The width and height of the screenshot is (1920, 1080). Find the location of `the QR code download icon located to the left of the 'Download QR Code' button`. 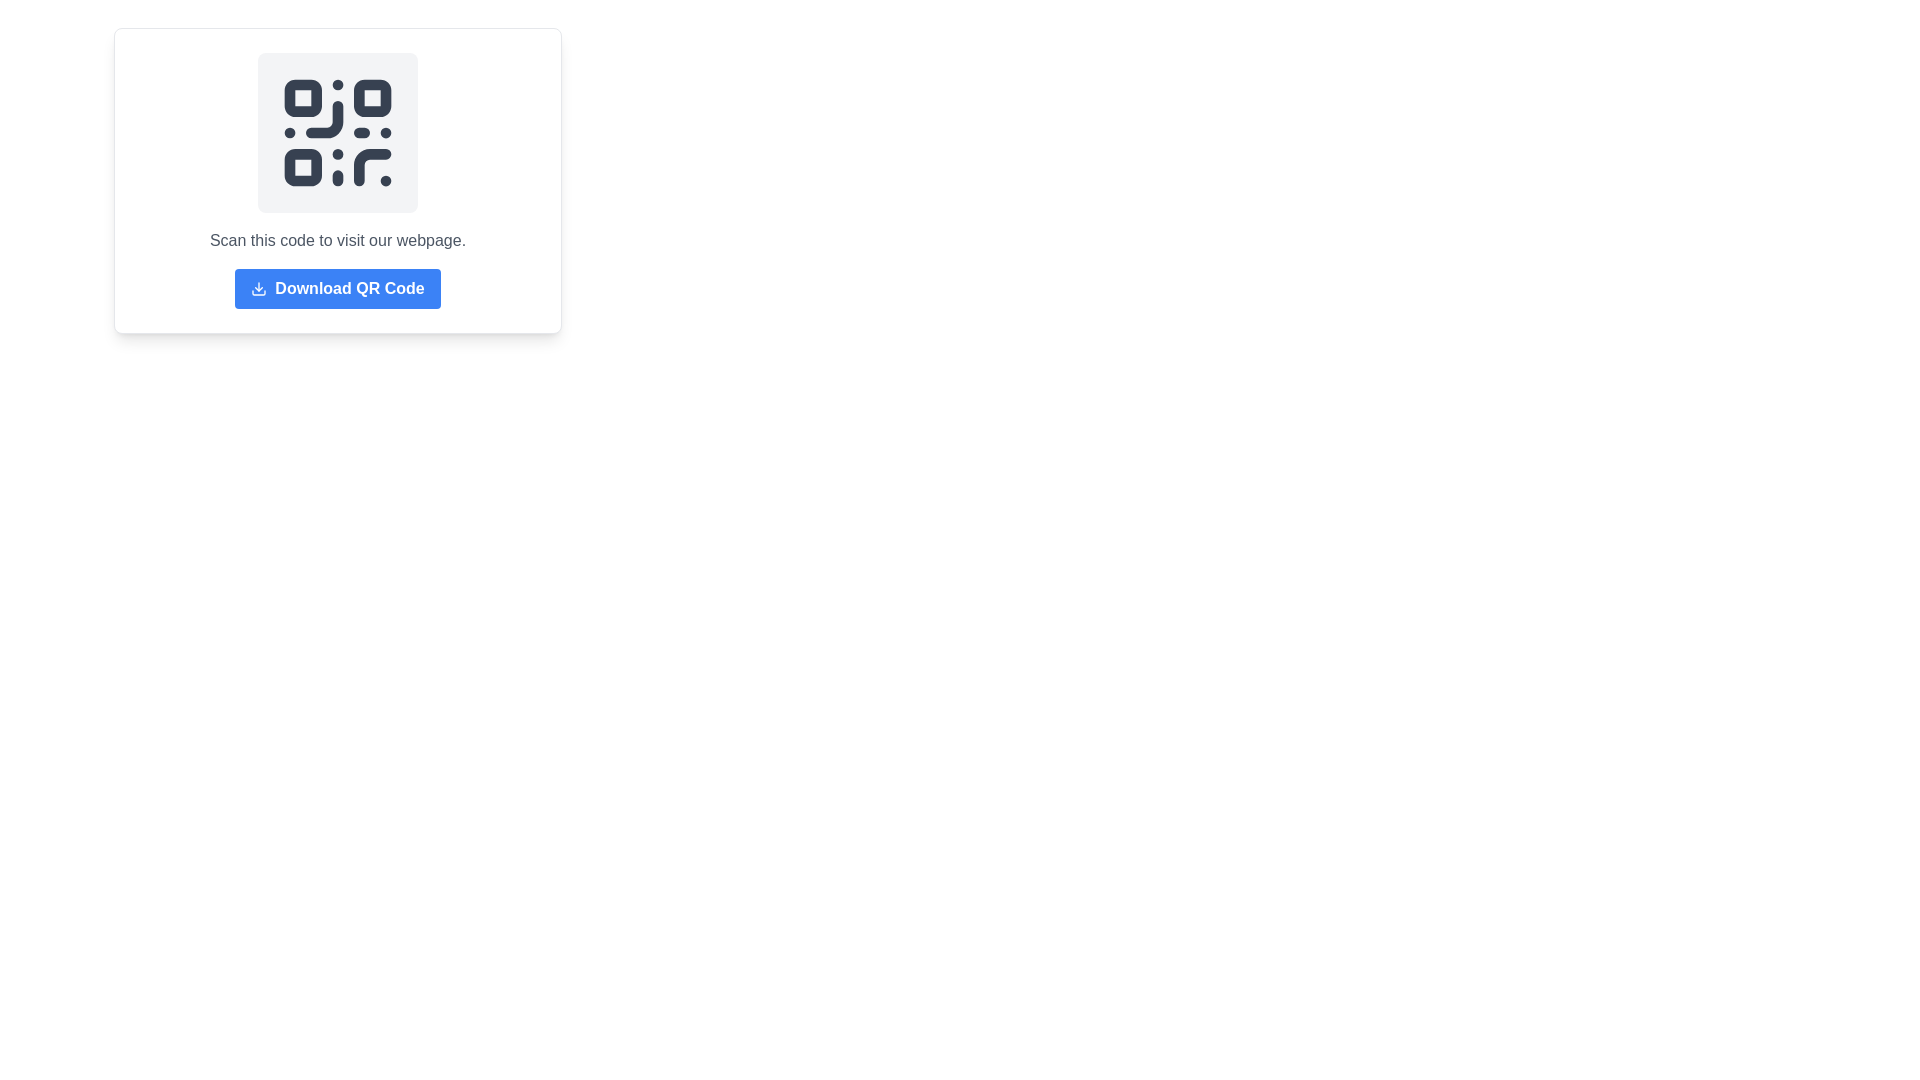

the QR code download icon located to the left of the 'Download QR Code' button is located at coordinates (258, 289).